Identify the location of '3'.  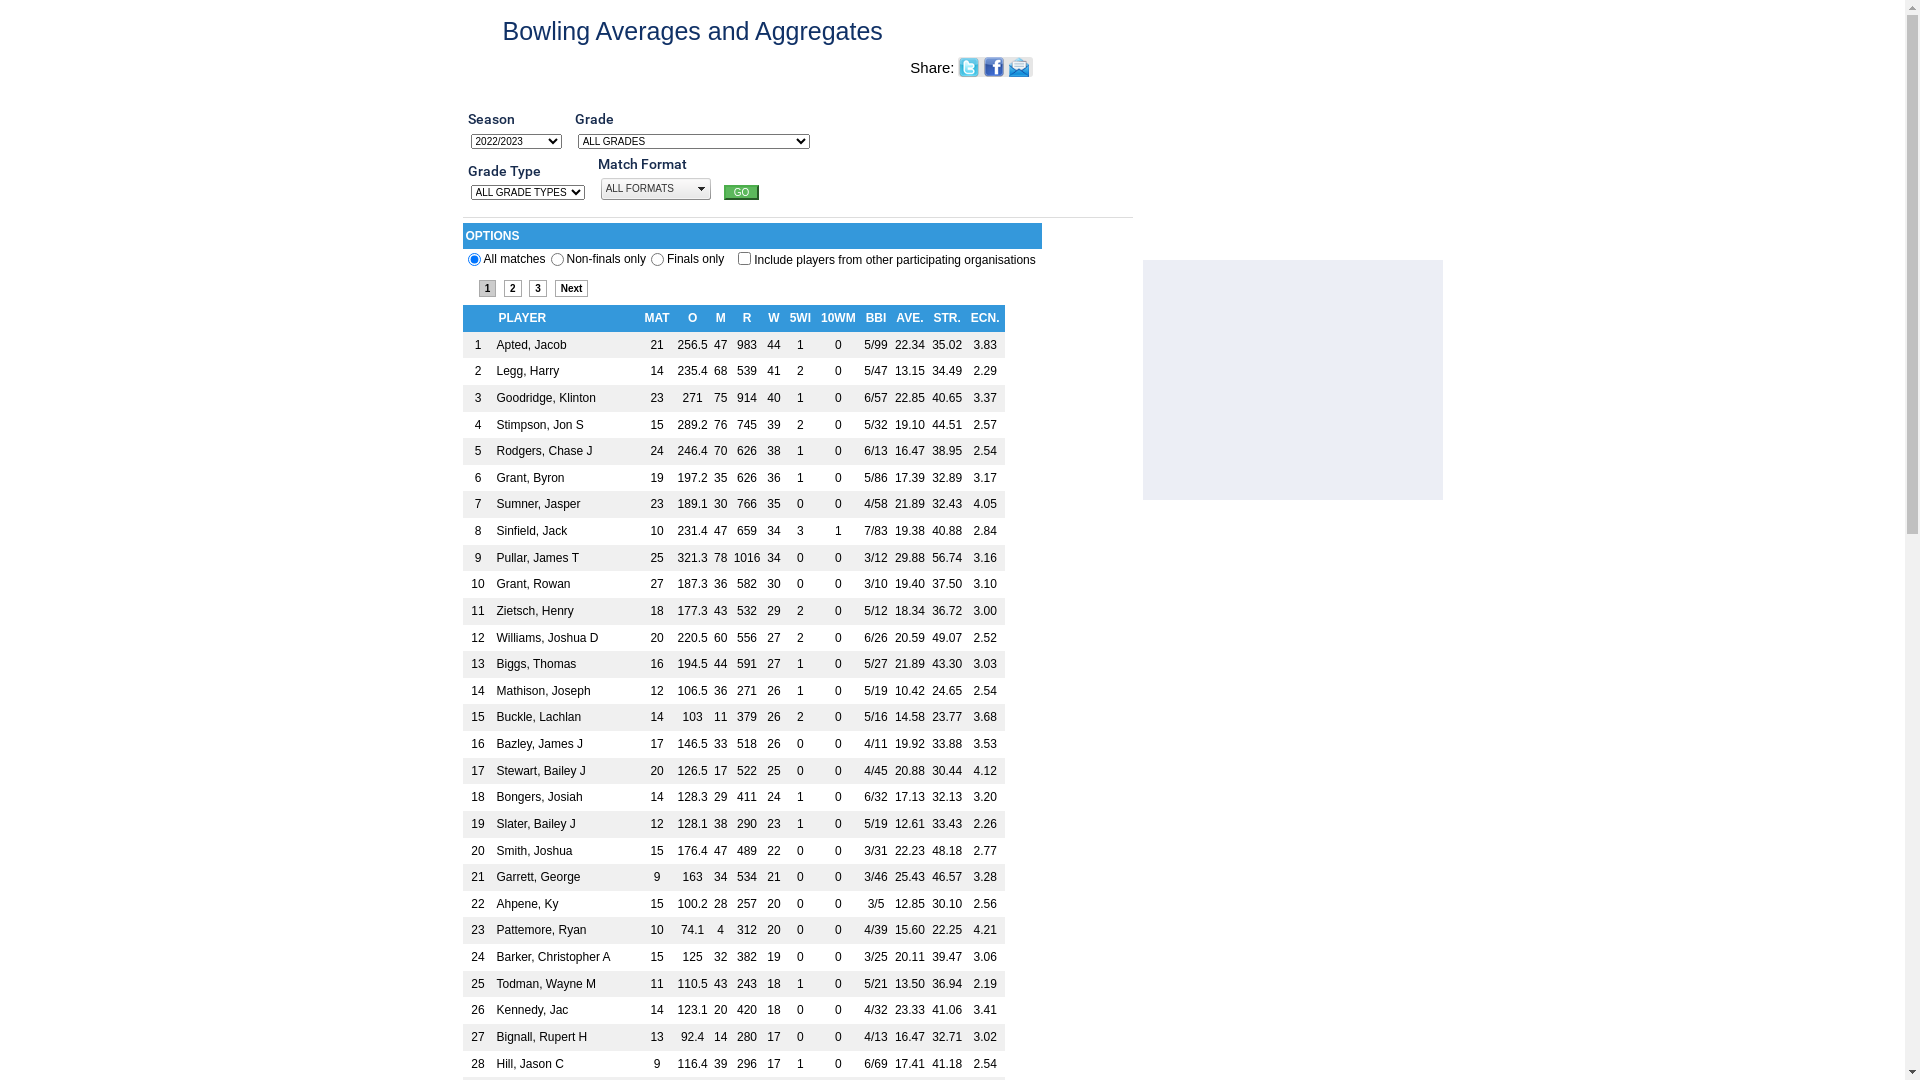
(528, 288).